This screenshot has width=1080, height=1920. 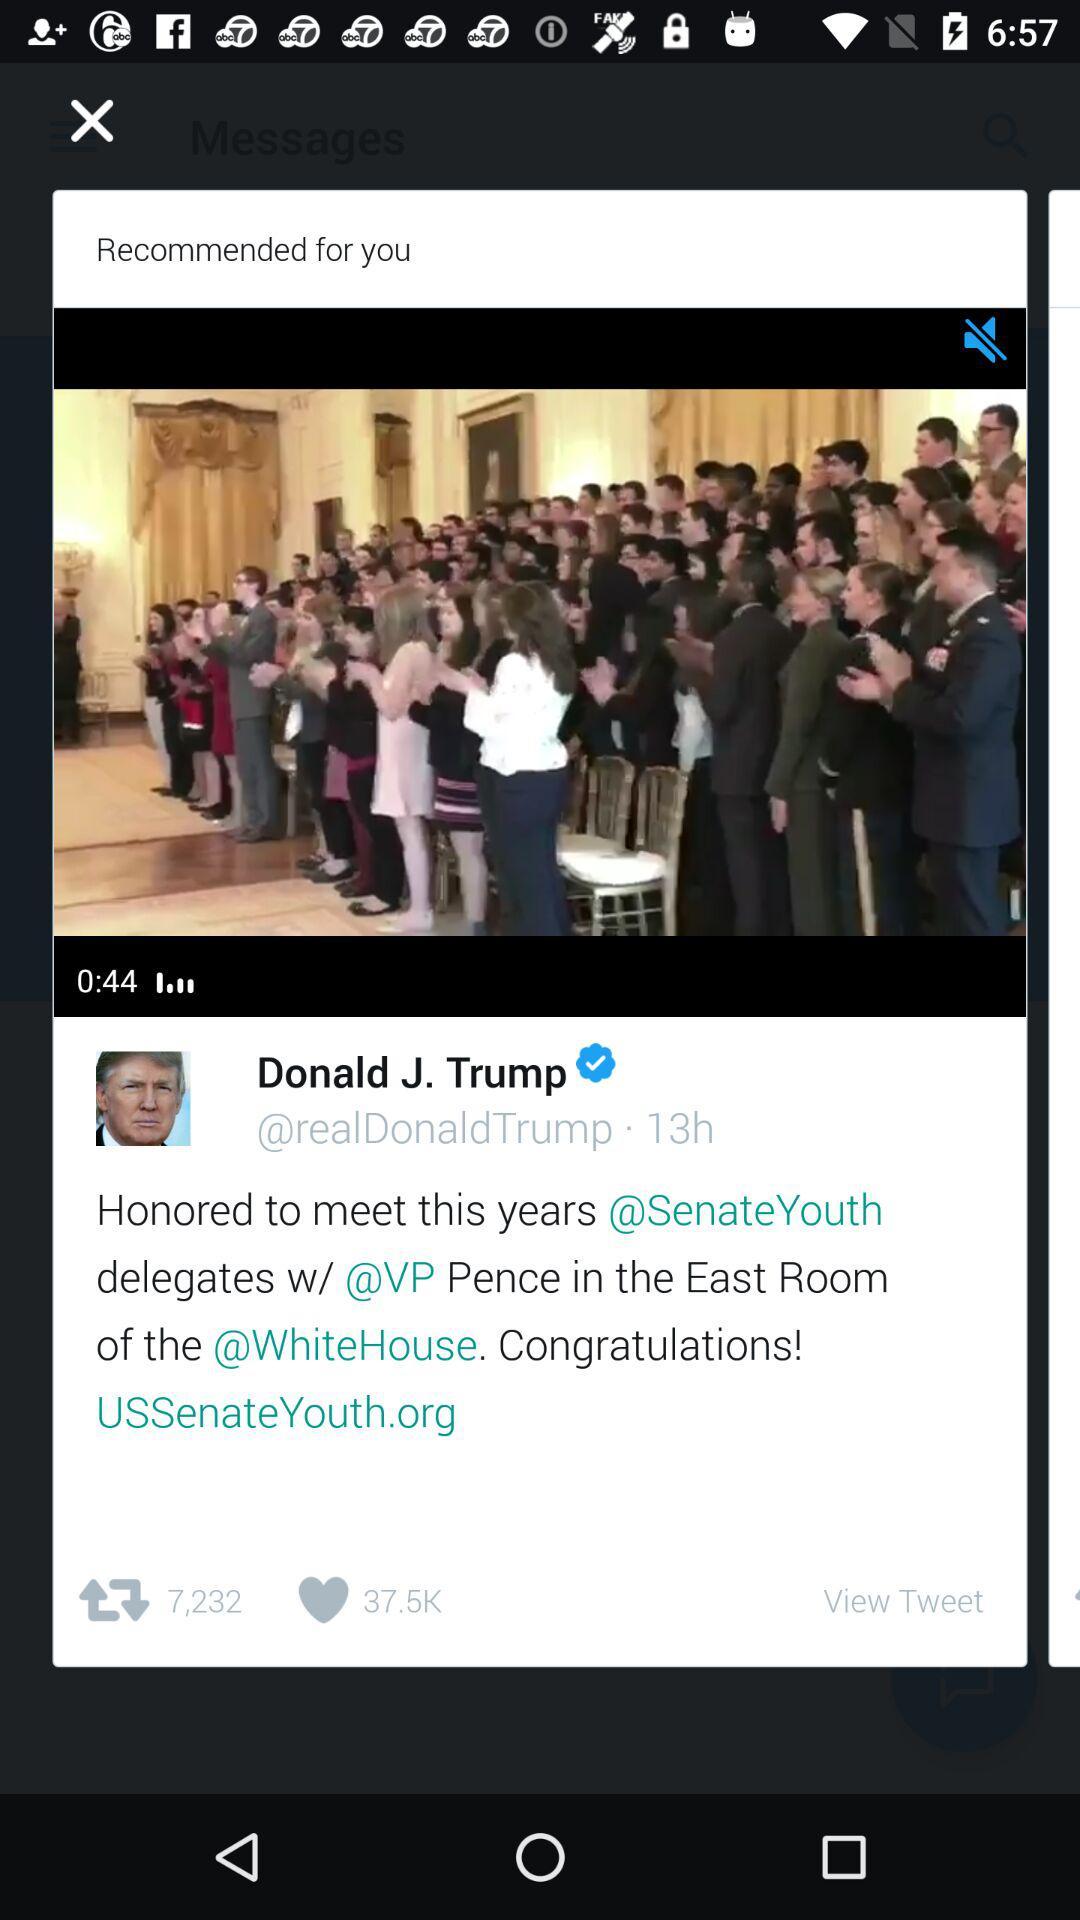 What do you see at coordinates (903, 1600) in the screenshot?
I see `the icon to the left of the 2,986 item` at bounding box center [903, 1600].